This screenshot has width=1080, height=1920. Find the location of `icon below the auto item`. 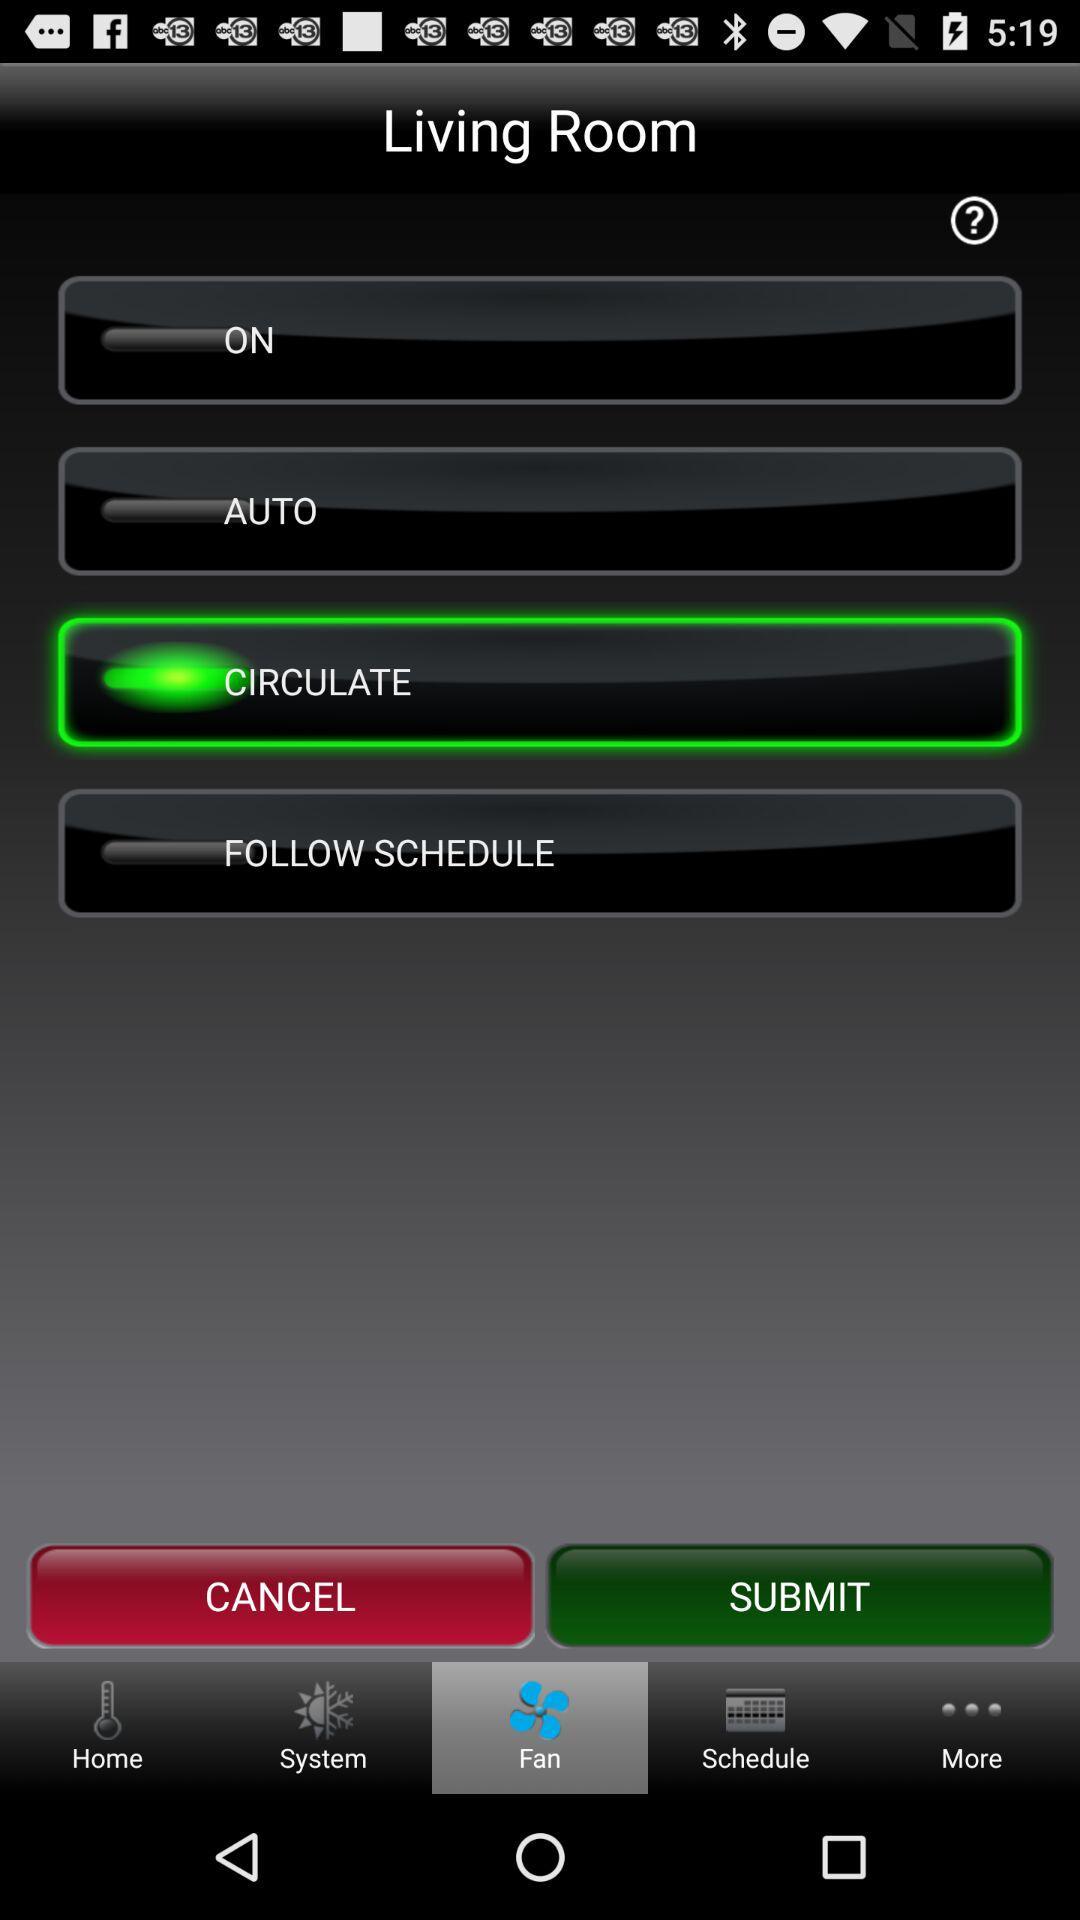

icon below the auto item is located at coordinates (540, 681).